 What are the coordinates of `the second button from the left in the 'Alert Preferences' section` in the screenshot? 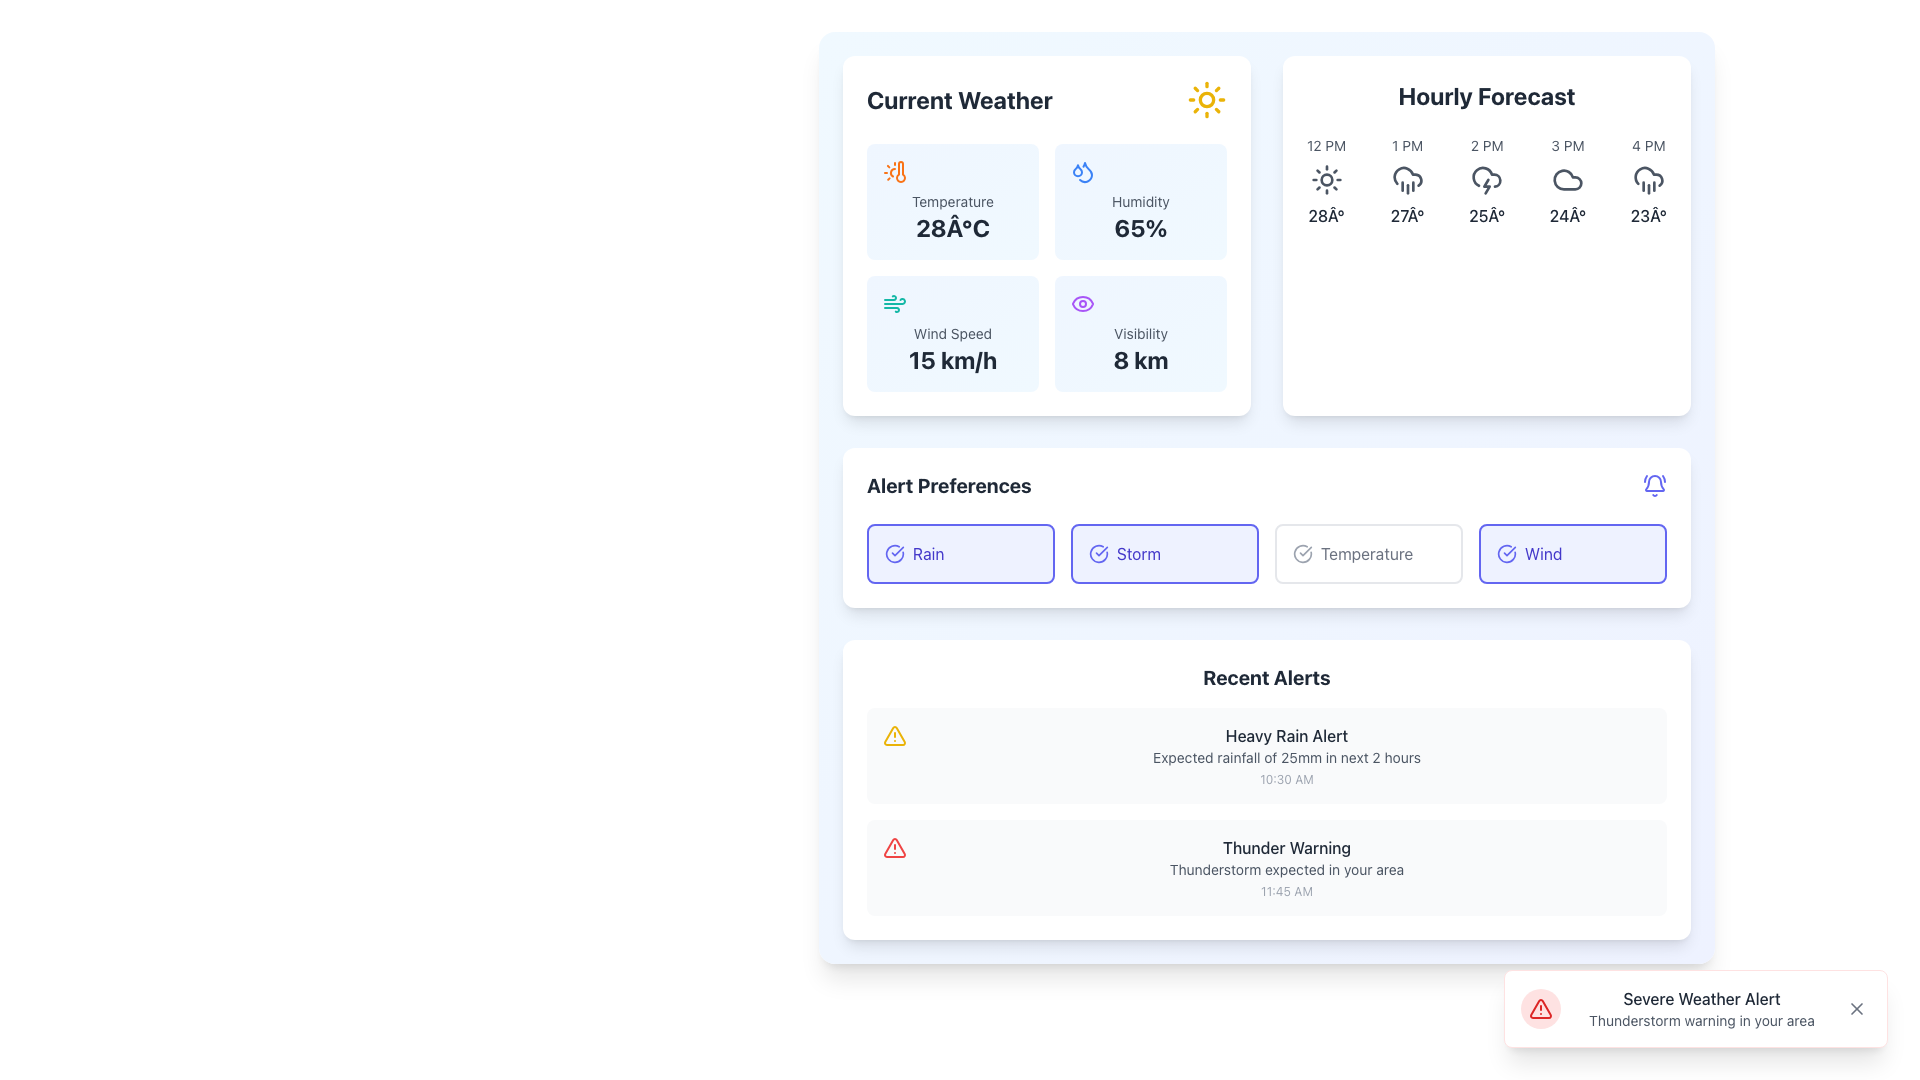 It's located at (1165, 554).